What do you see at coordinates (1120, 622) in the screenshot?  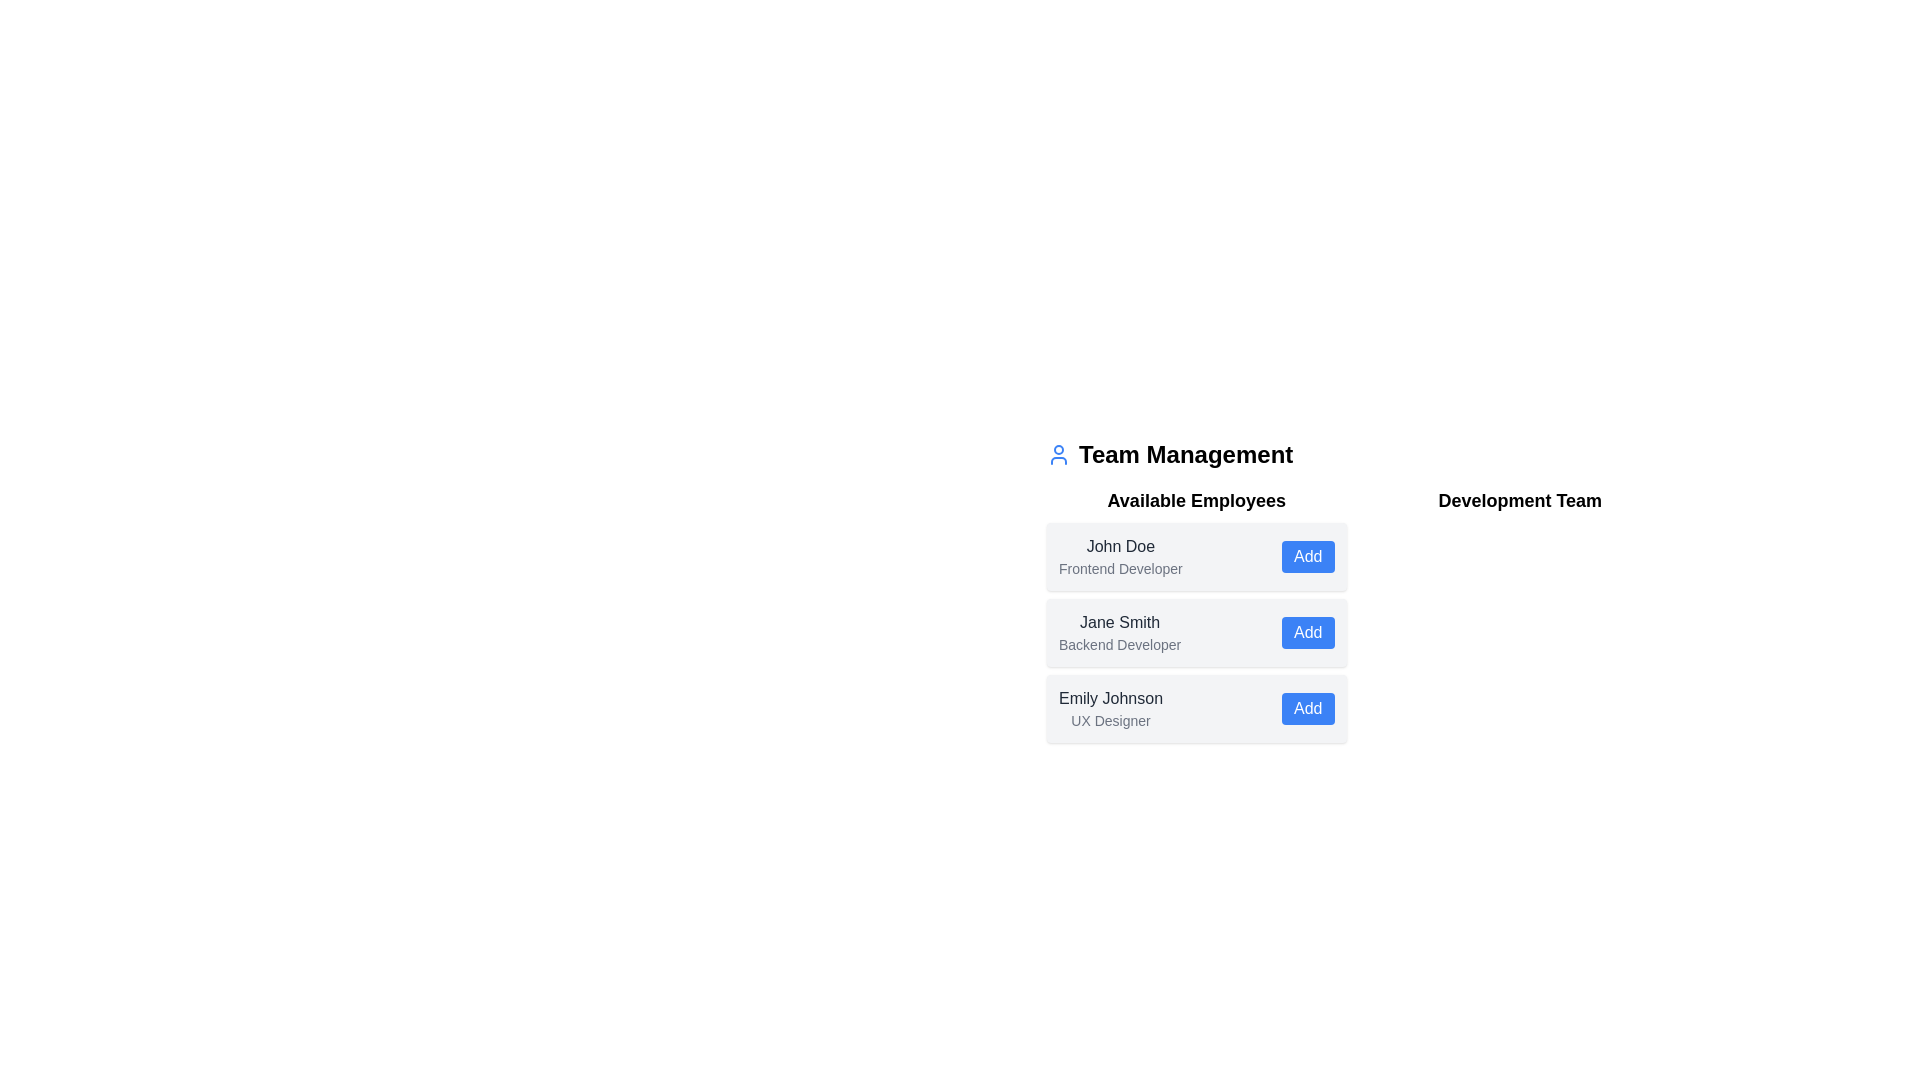 I see `the static text label displaying the name of an employee in the 'Available Employees' list under the 'Team Management' section, located between 'John Doe' and 'Emily Johnson'` at bounding box center [1120, 622].